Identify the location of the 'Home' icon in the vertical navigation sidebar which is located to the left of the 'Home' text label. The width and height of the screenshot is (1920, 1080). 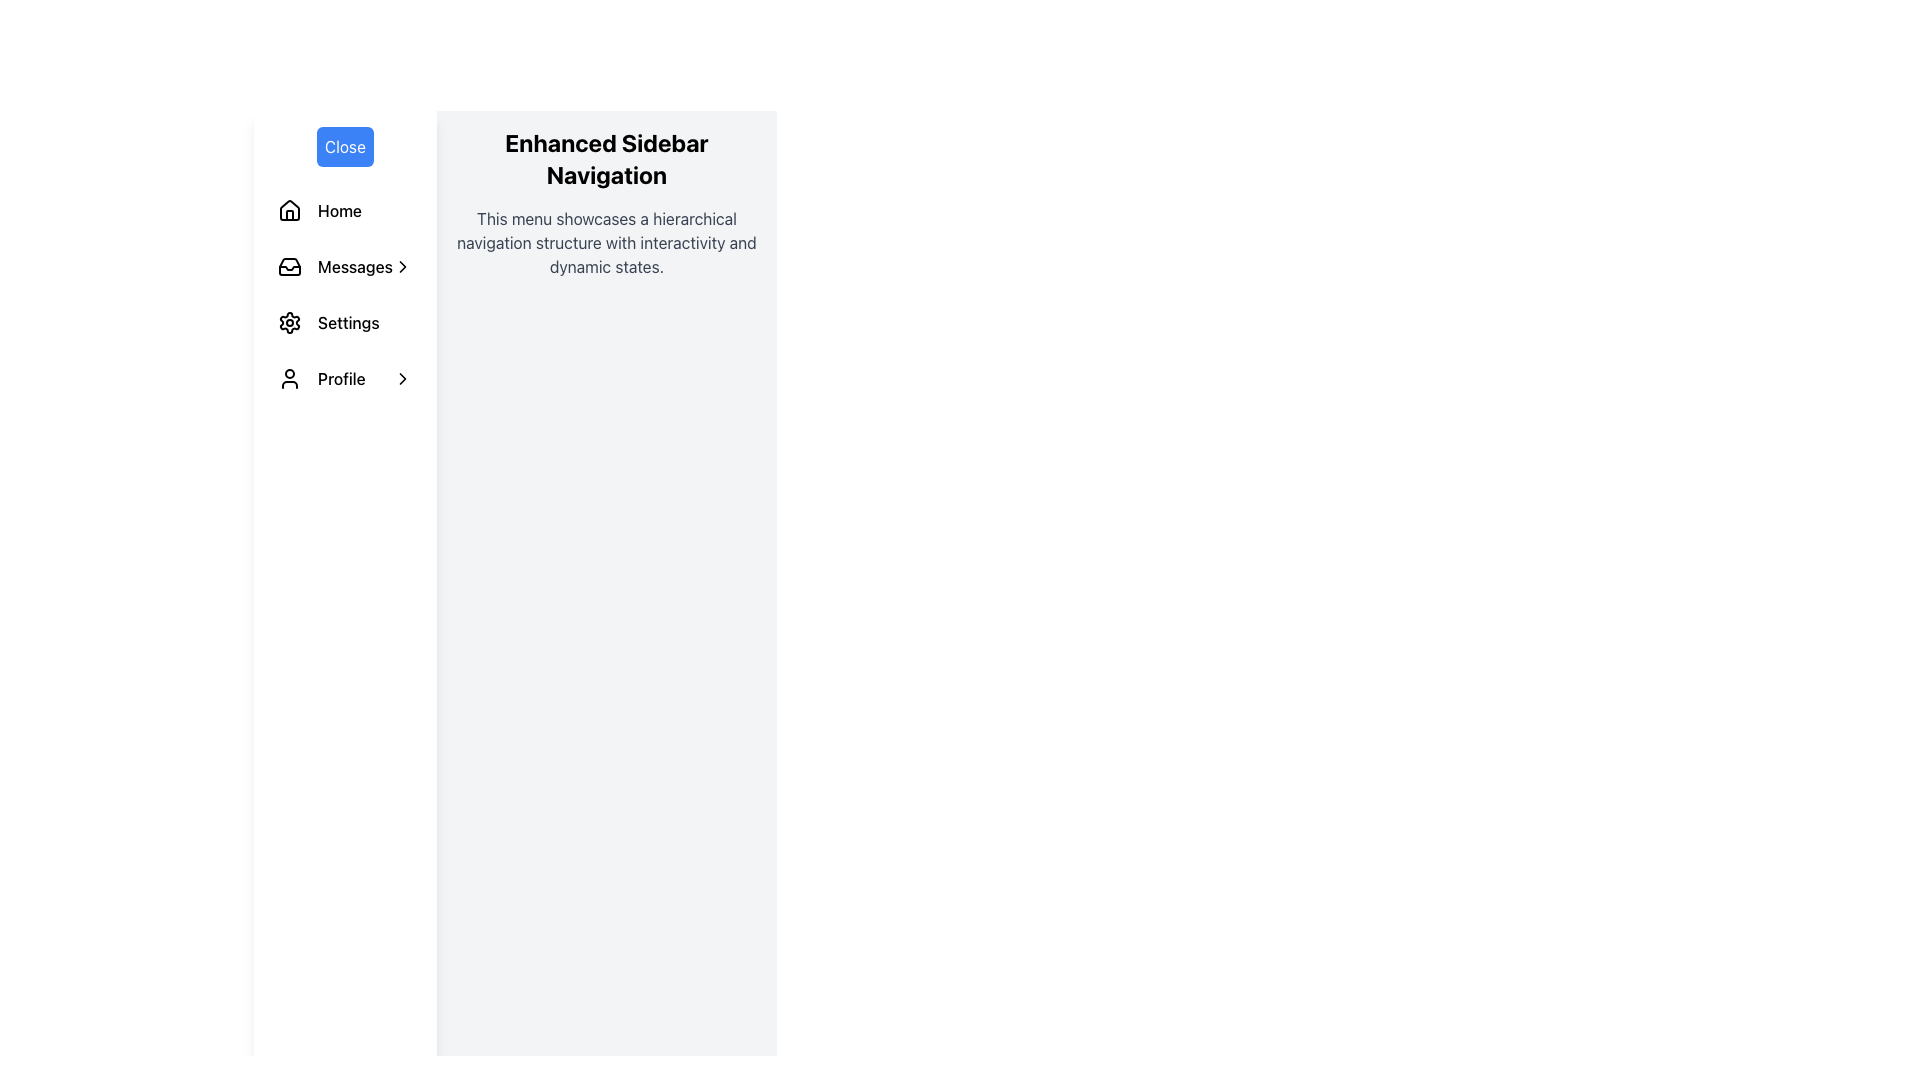
(288, 211).